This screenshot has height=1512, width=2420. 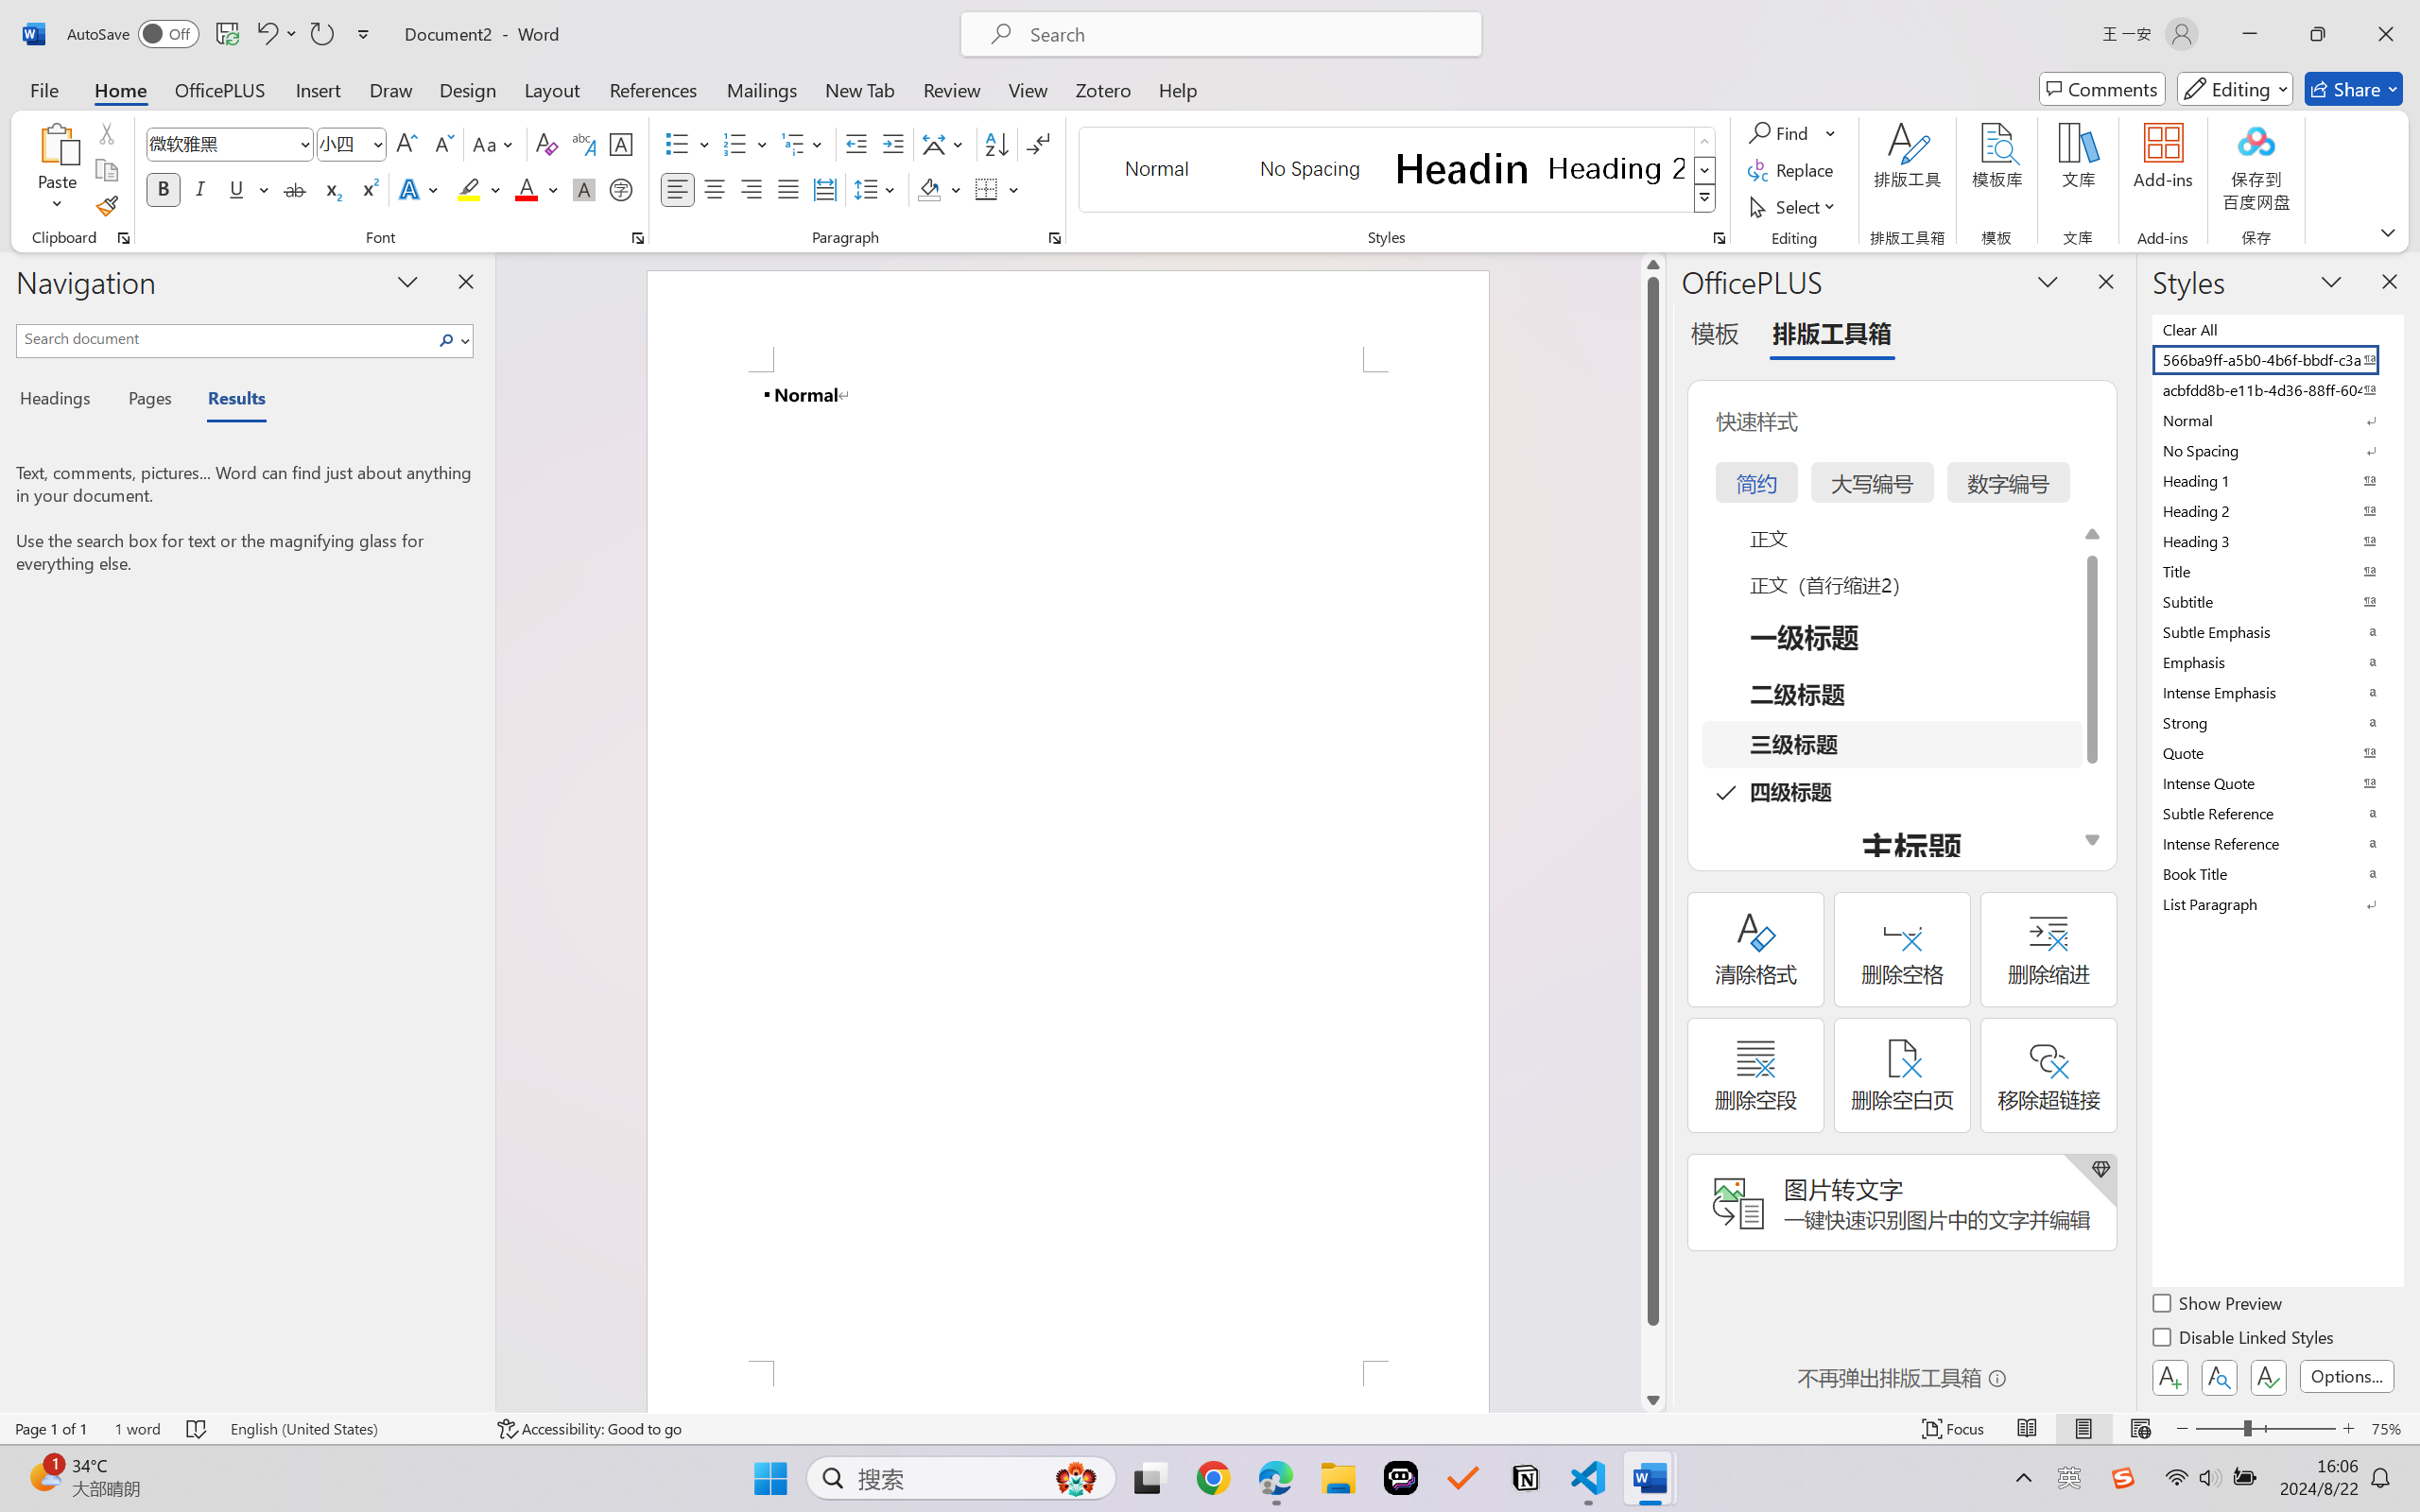 I want to click on 'List Paragraph', so click(x=2275, y=902).